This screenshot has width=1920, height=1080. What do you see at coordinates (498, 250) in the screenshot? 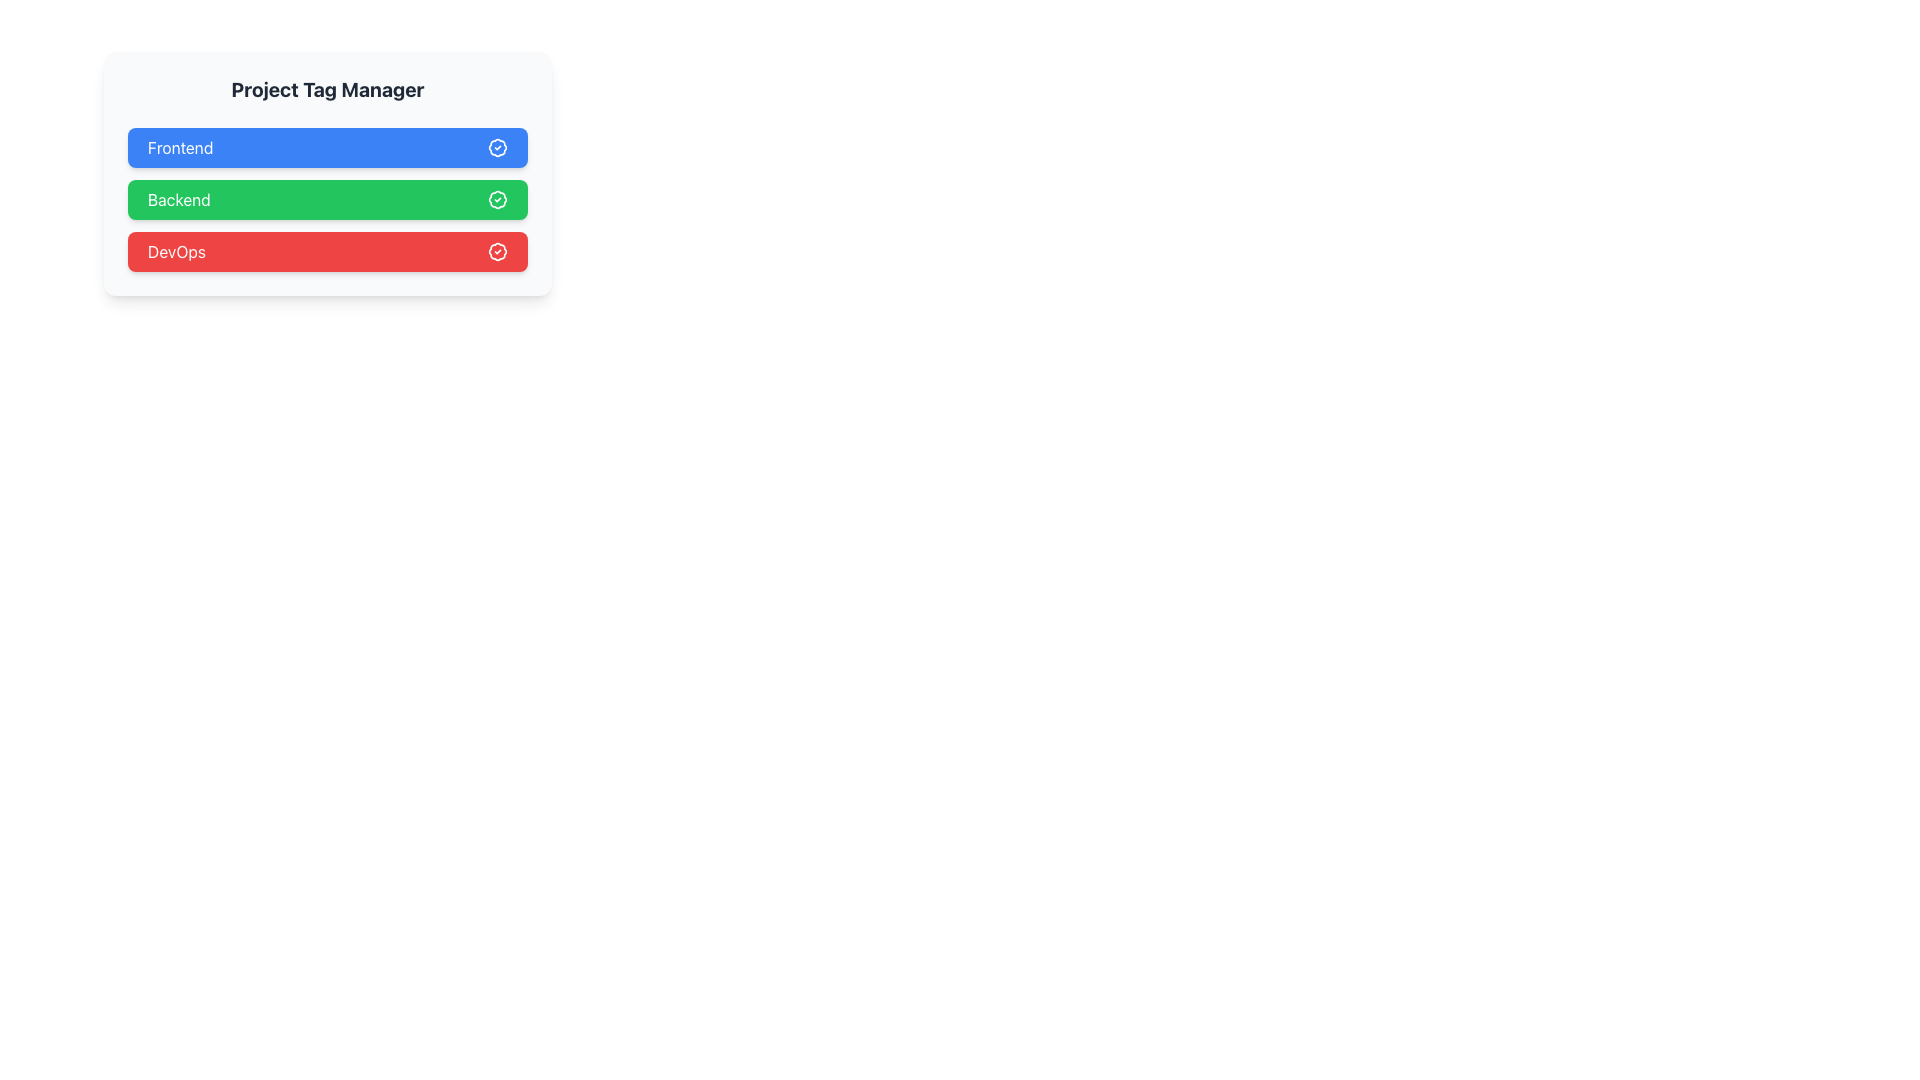
I see `the circular icon with a checkmark badge, which has a red background and is located at the far right of the 'DevOps' row in the project categories list` at bounding box center [498, 250].